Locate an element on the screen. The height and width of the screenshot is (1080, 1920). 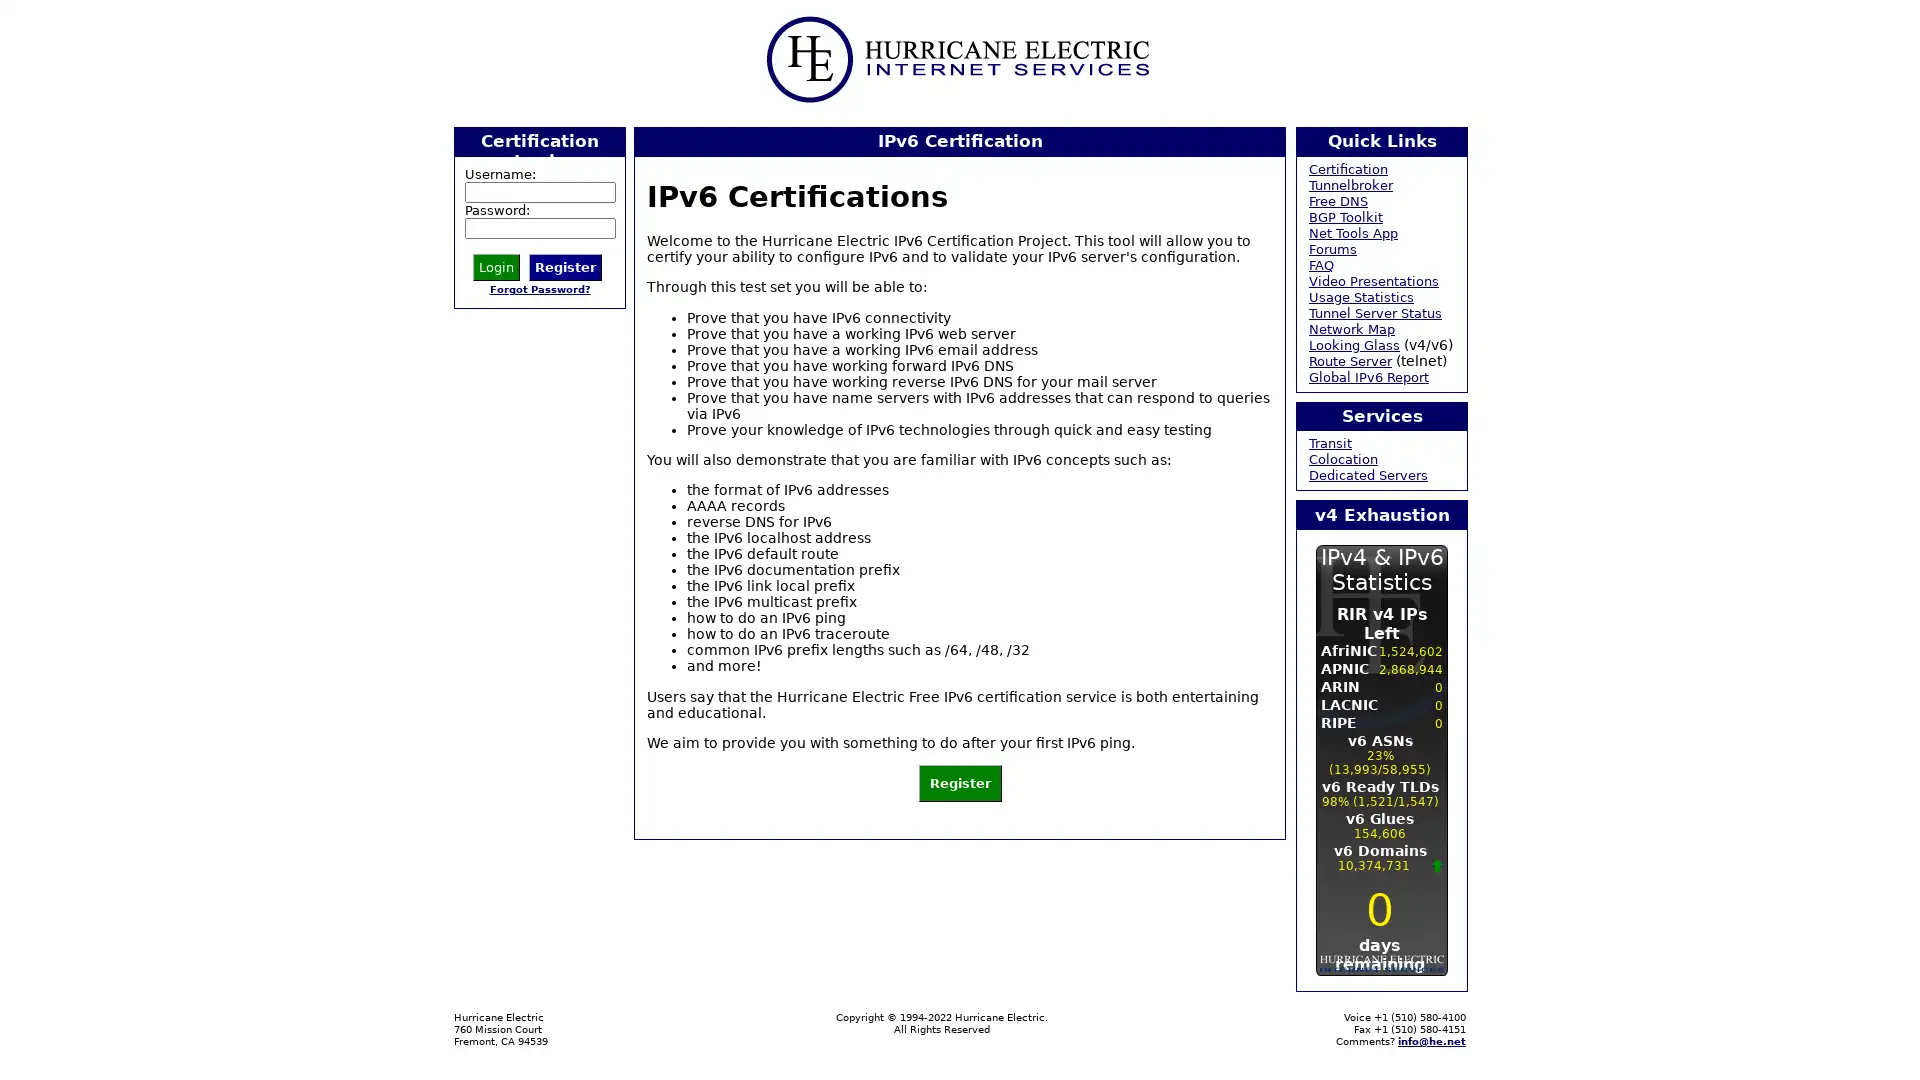
Register is located at coordinates (958, 782).